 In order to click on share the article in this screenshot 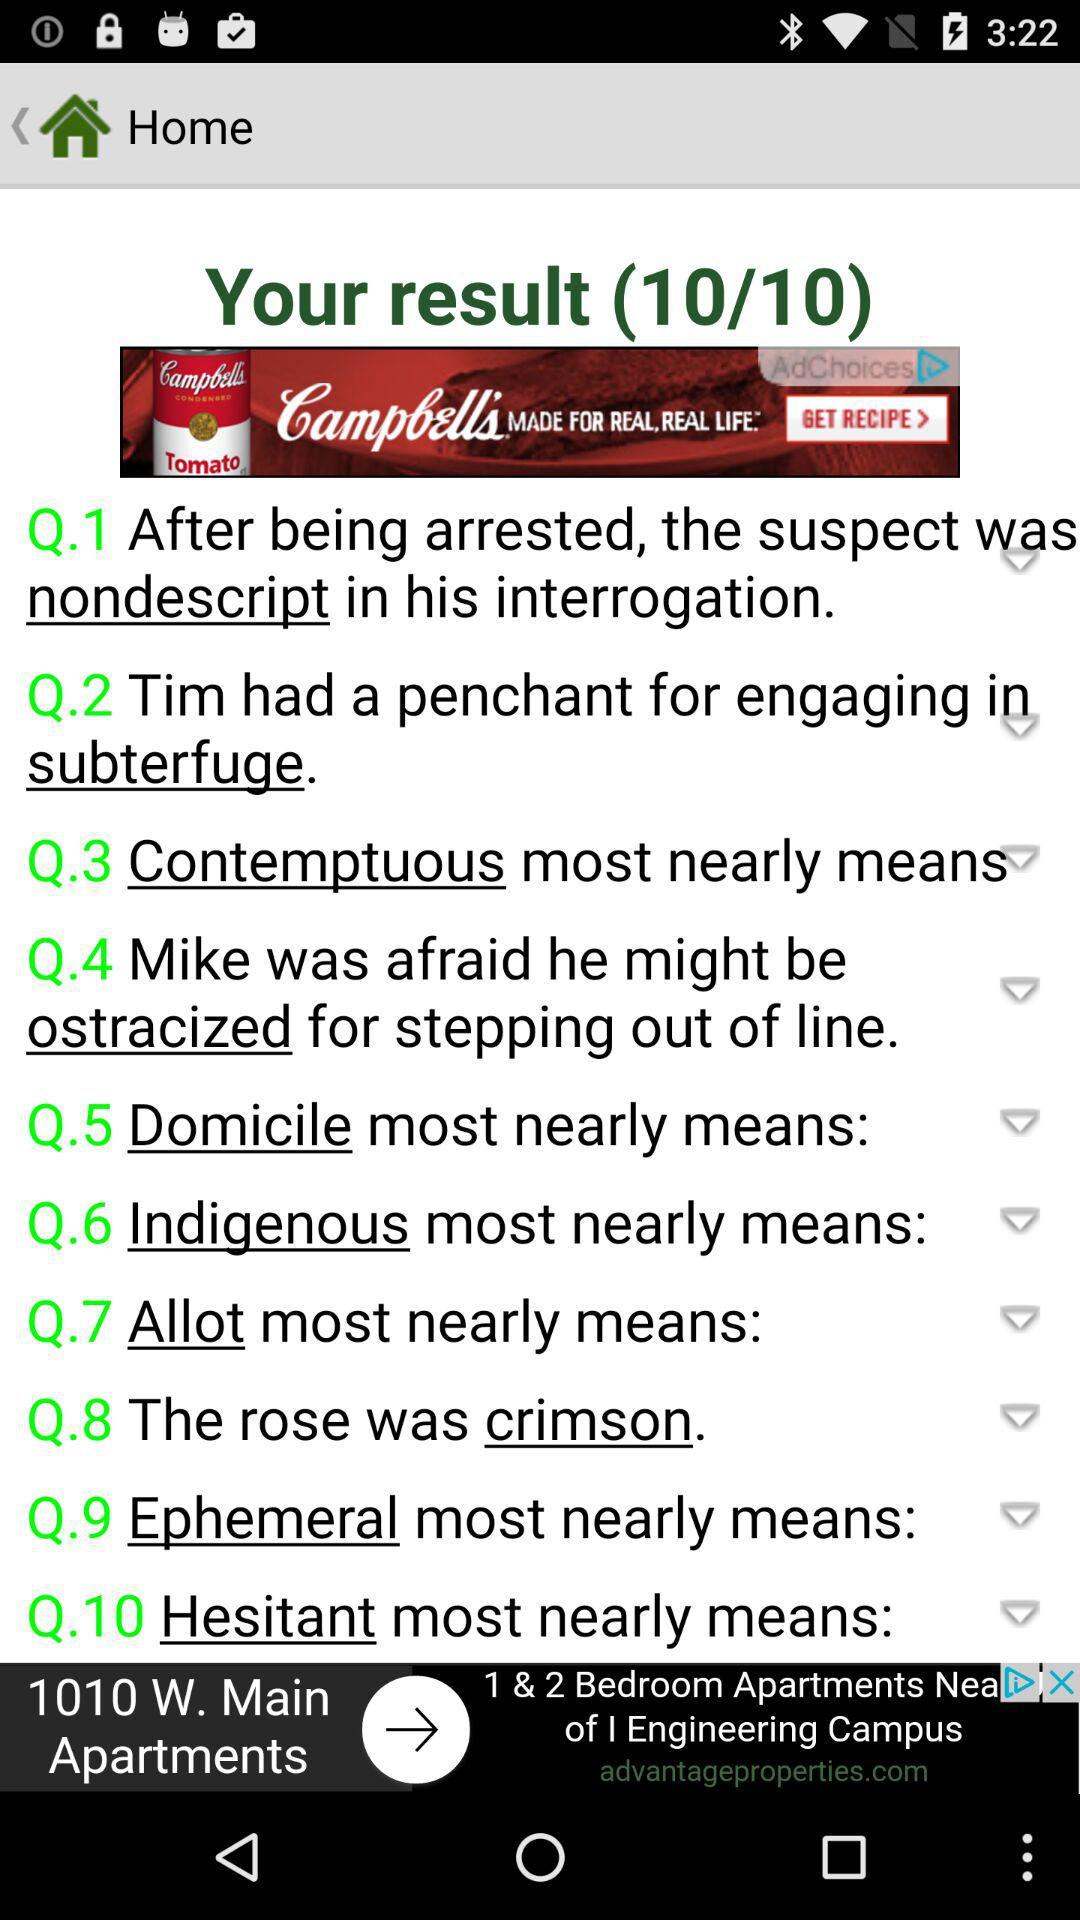, I will do `click(540, 1727)`.